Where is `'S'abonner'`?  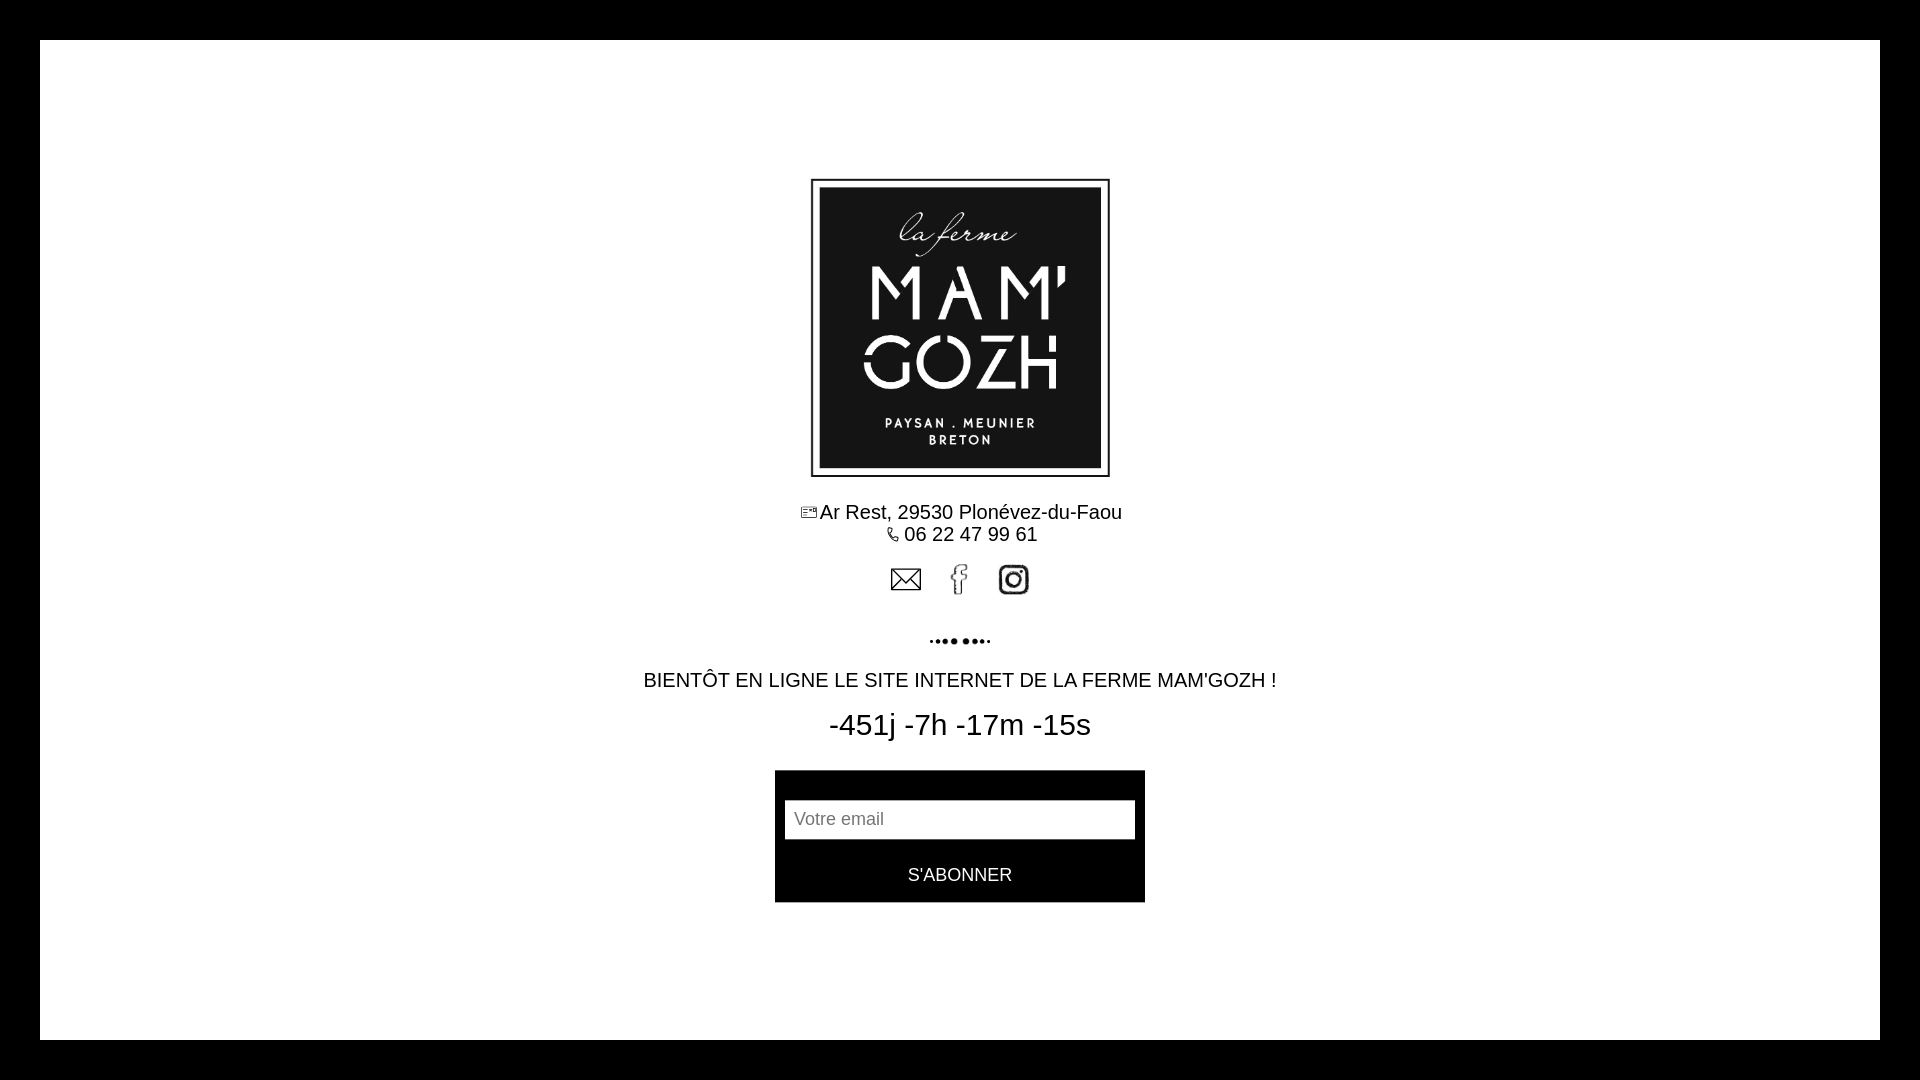 'S'abonner' is located at coordinates (960, 875).